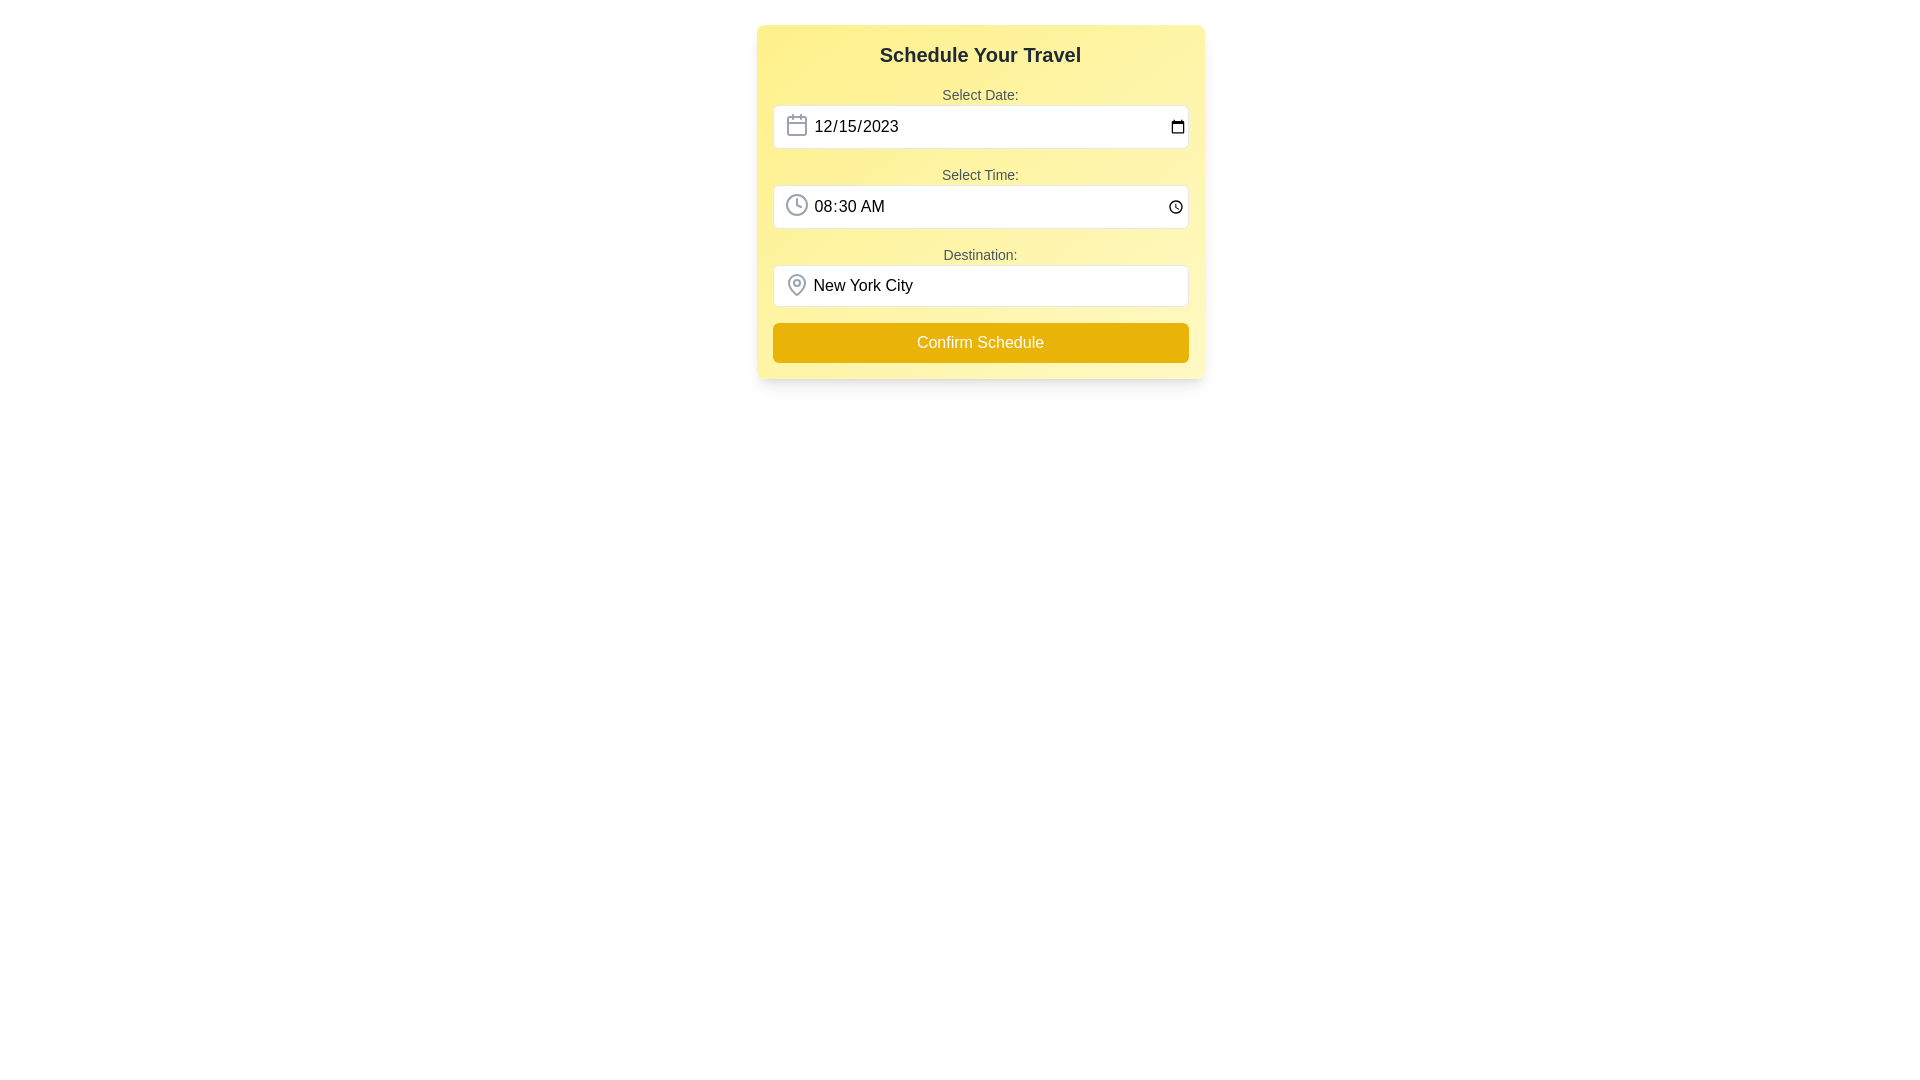 This screenshot has height=1080, width=1920. I want to click on to select text within the Date input field displaying '12/15/2023', which is located in a yellow-themed section titled 'Schedule Your Travel', so click(980, 127).